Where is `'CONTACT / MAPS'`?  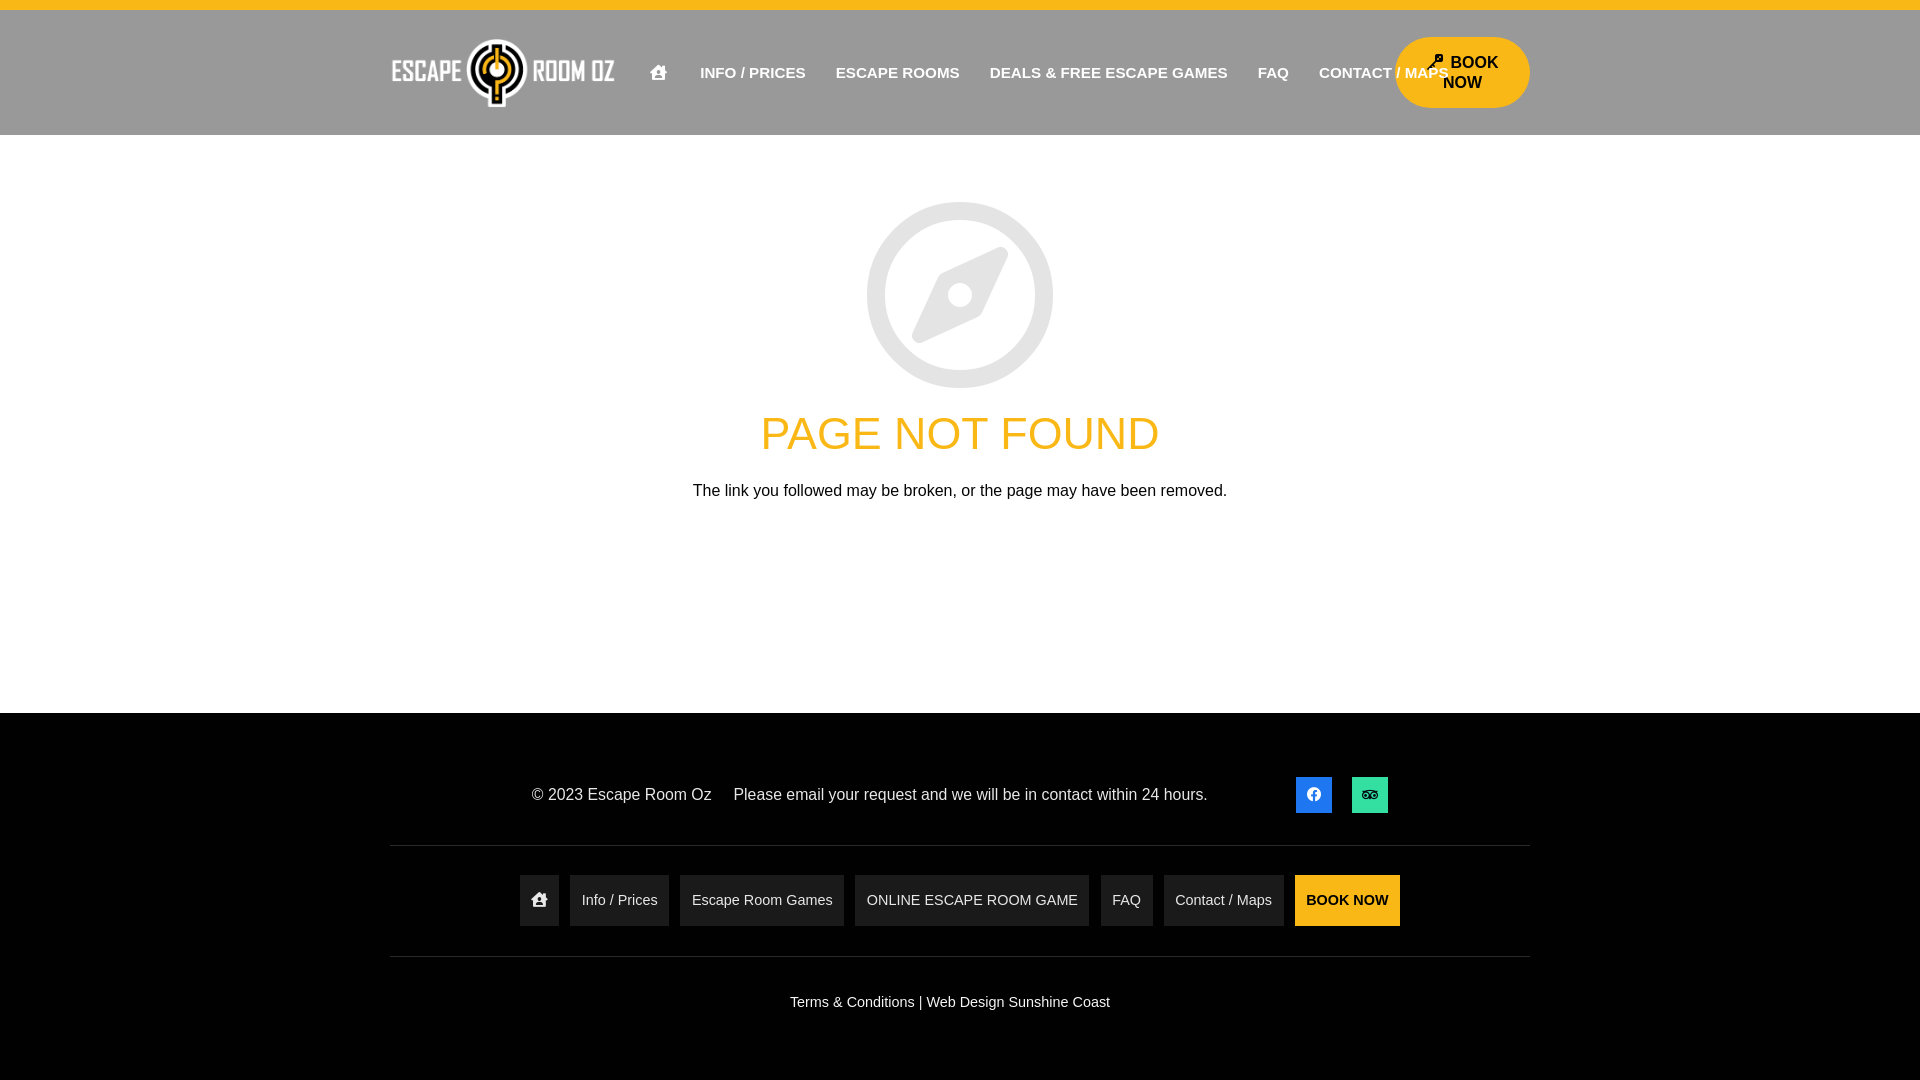
'CONTACT / MAPS' is located at coordinates (1304, 72).